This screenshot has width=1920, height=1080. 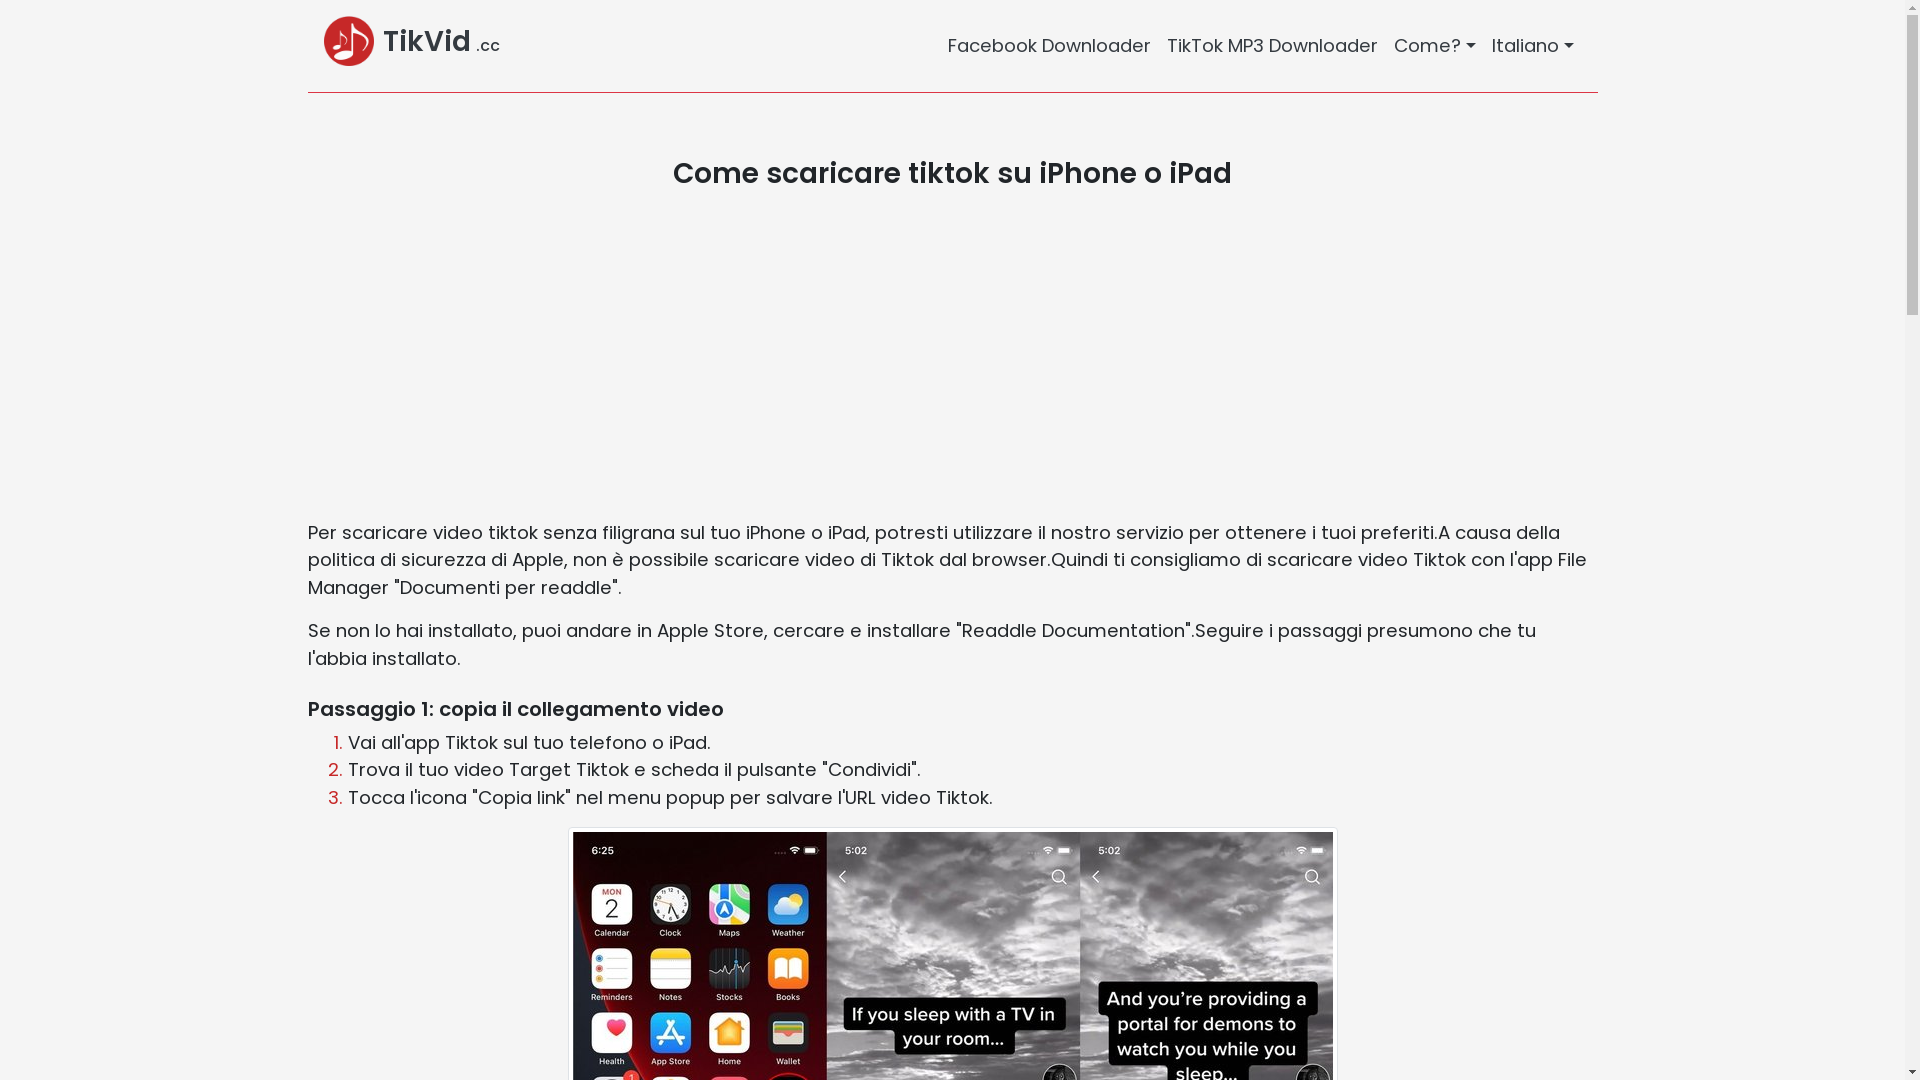 What do you see at coordinates (1531, 45) in the screenshot?
I see `'Italiano'` at bounding box center [1531, 45].